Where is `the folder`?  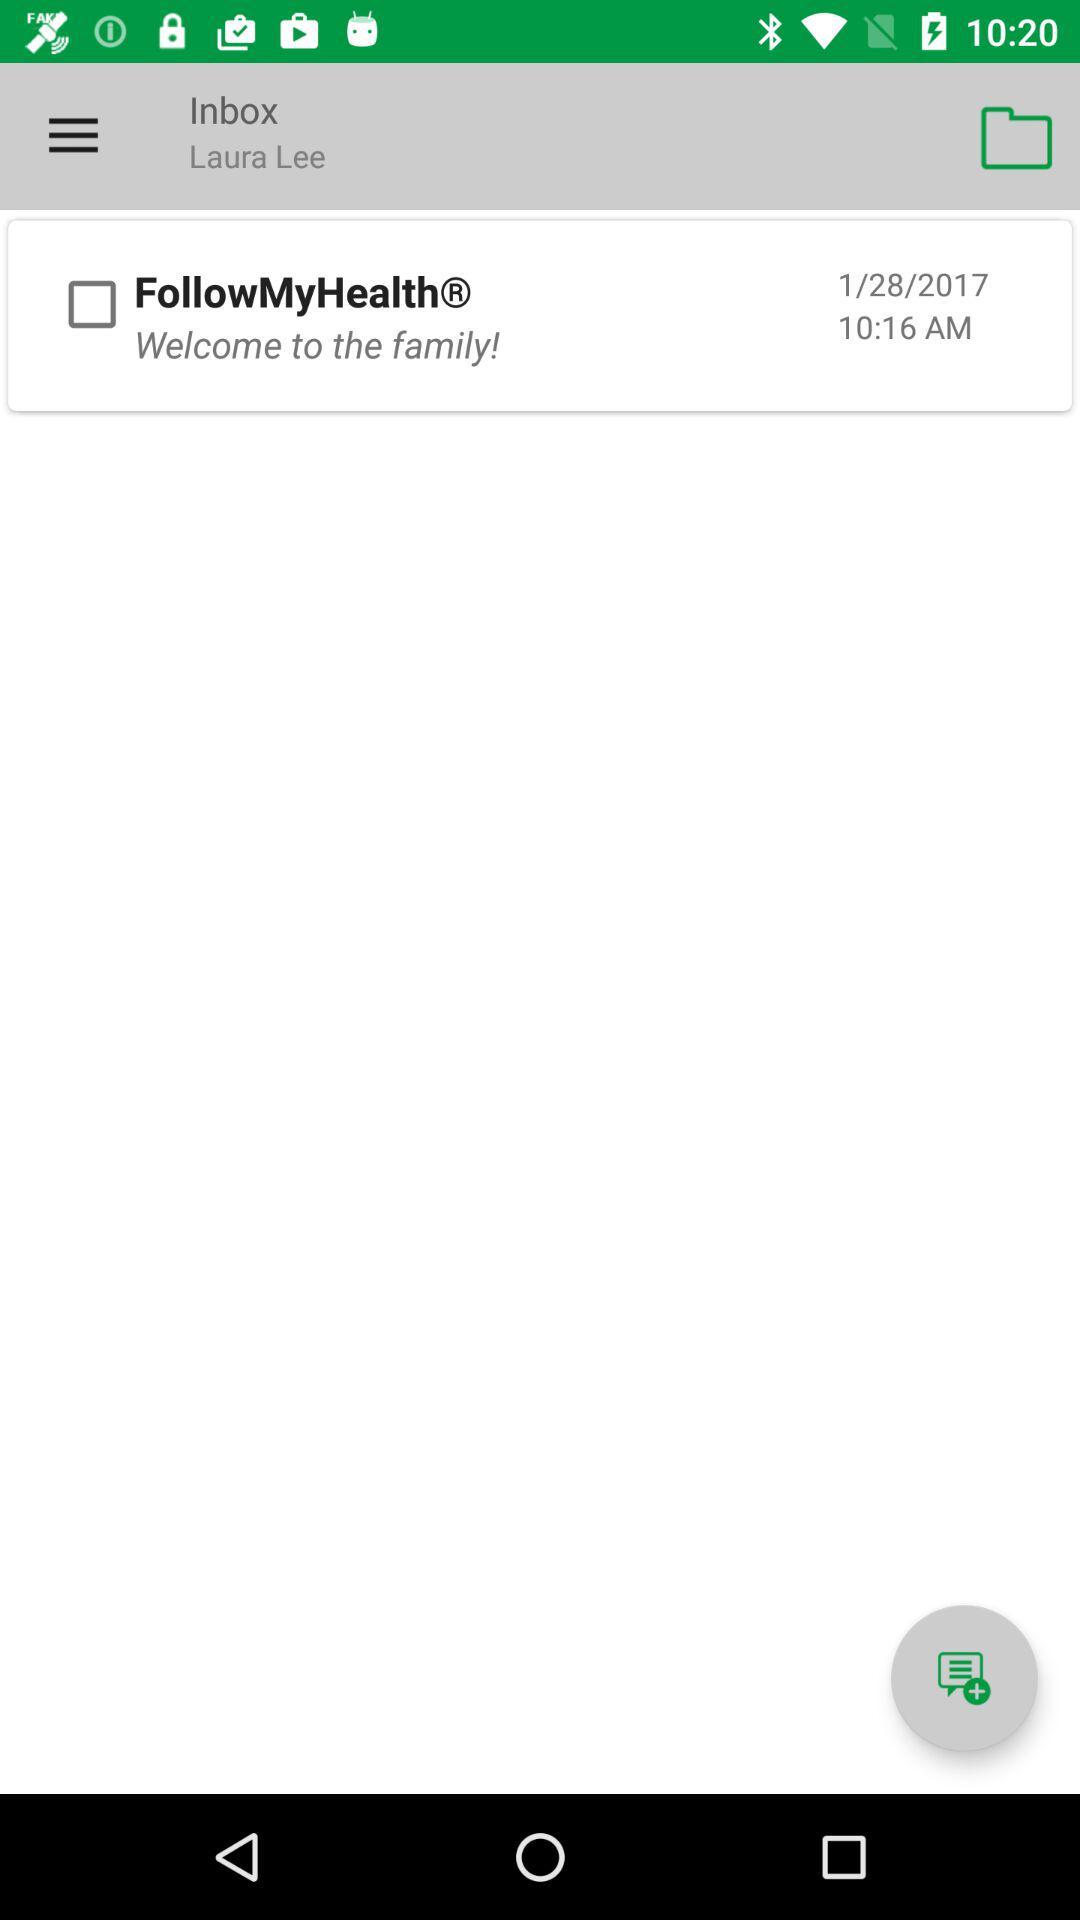 the folder is located at coordinates (92, 303).